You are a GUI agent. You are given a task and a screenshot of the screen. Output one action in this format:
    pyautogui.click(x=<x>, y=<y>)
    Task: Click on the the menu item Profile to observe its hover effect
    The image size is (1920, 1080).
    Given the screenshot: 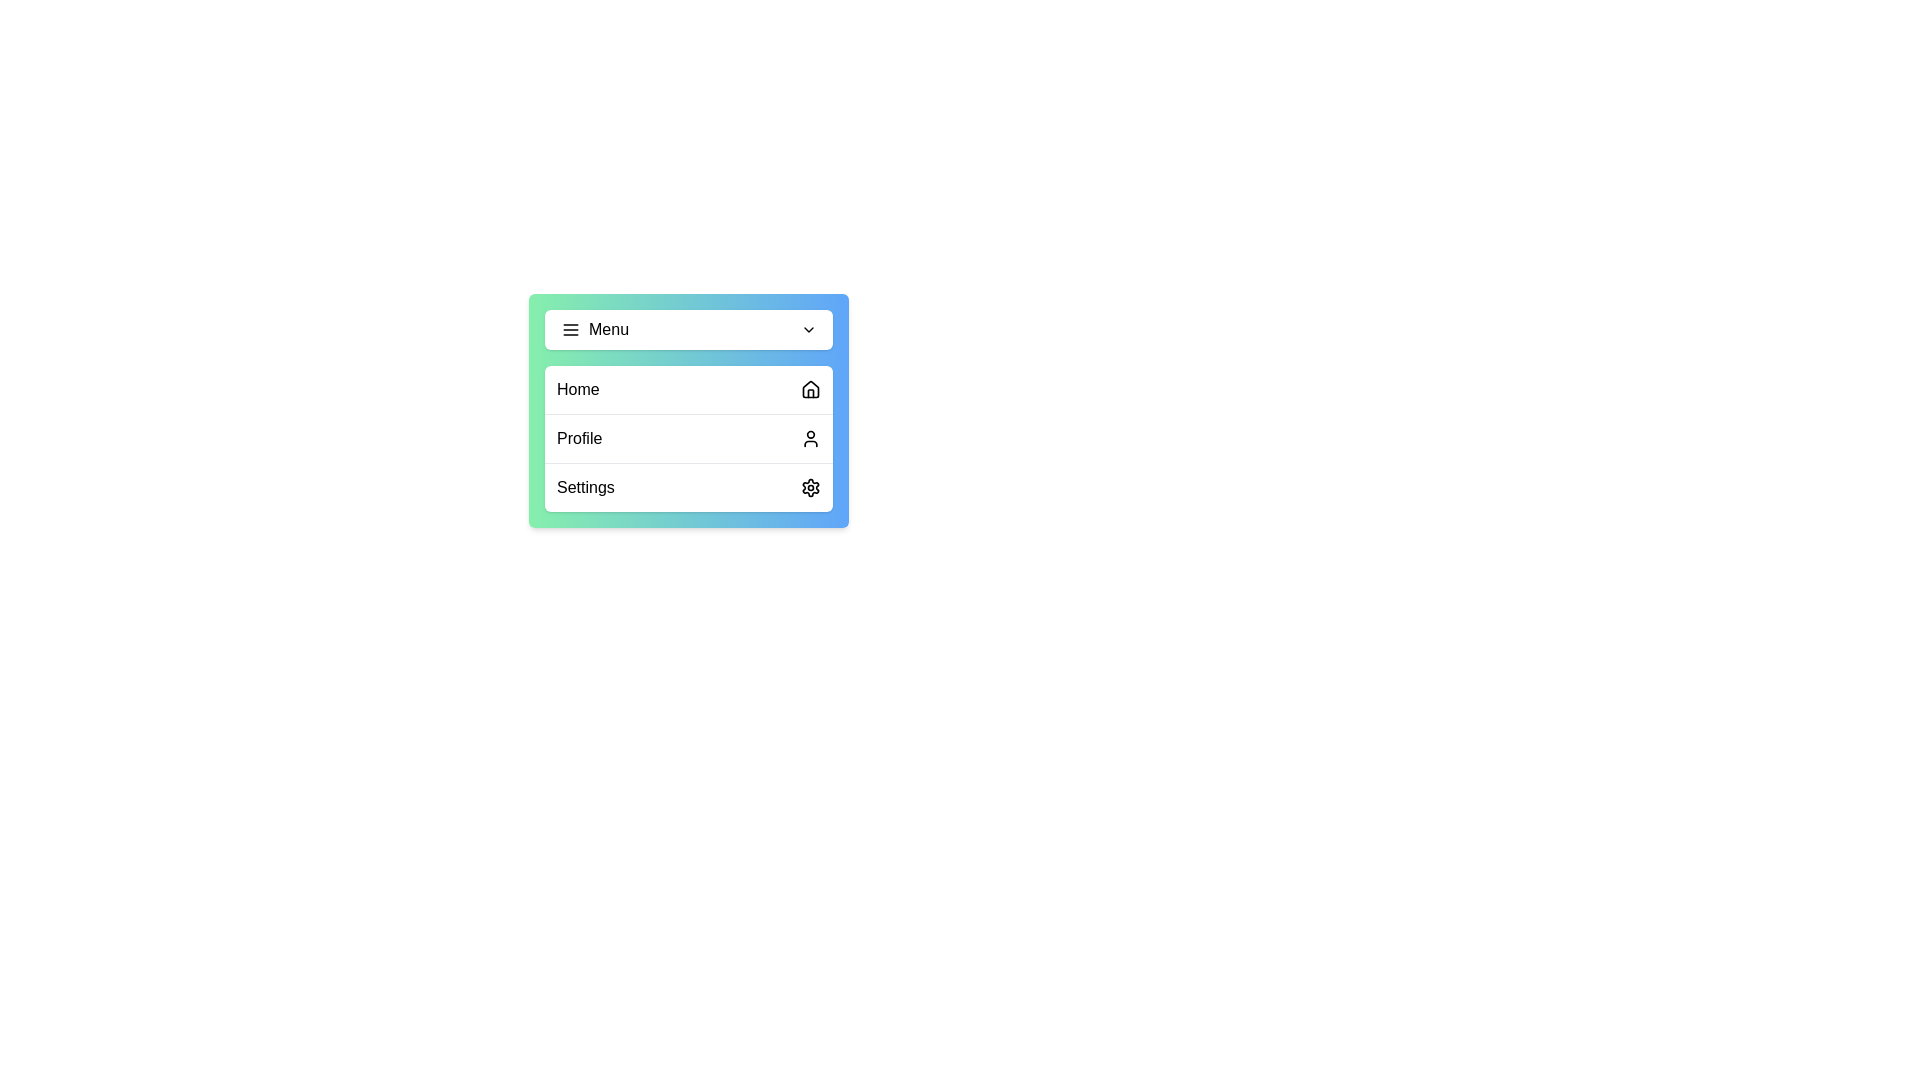 What is the action you would take?
    pyautogui.click(x=689, y=437)
    